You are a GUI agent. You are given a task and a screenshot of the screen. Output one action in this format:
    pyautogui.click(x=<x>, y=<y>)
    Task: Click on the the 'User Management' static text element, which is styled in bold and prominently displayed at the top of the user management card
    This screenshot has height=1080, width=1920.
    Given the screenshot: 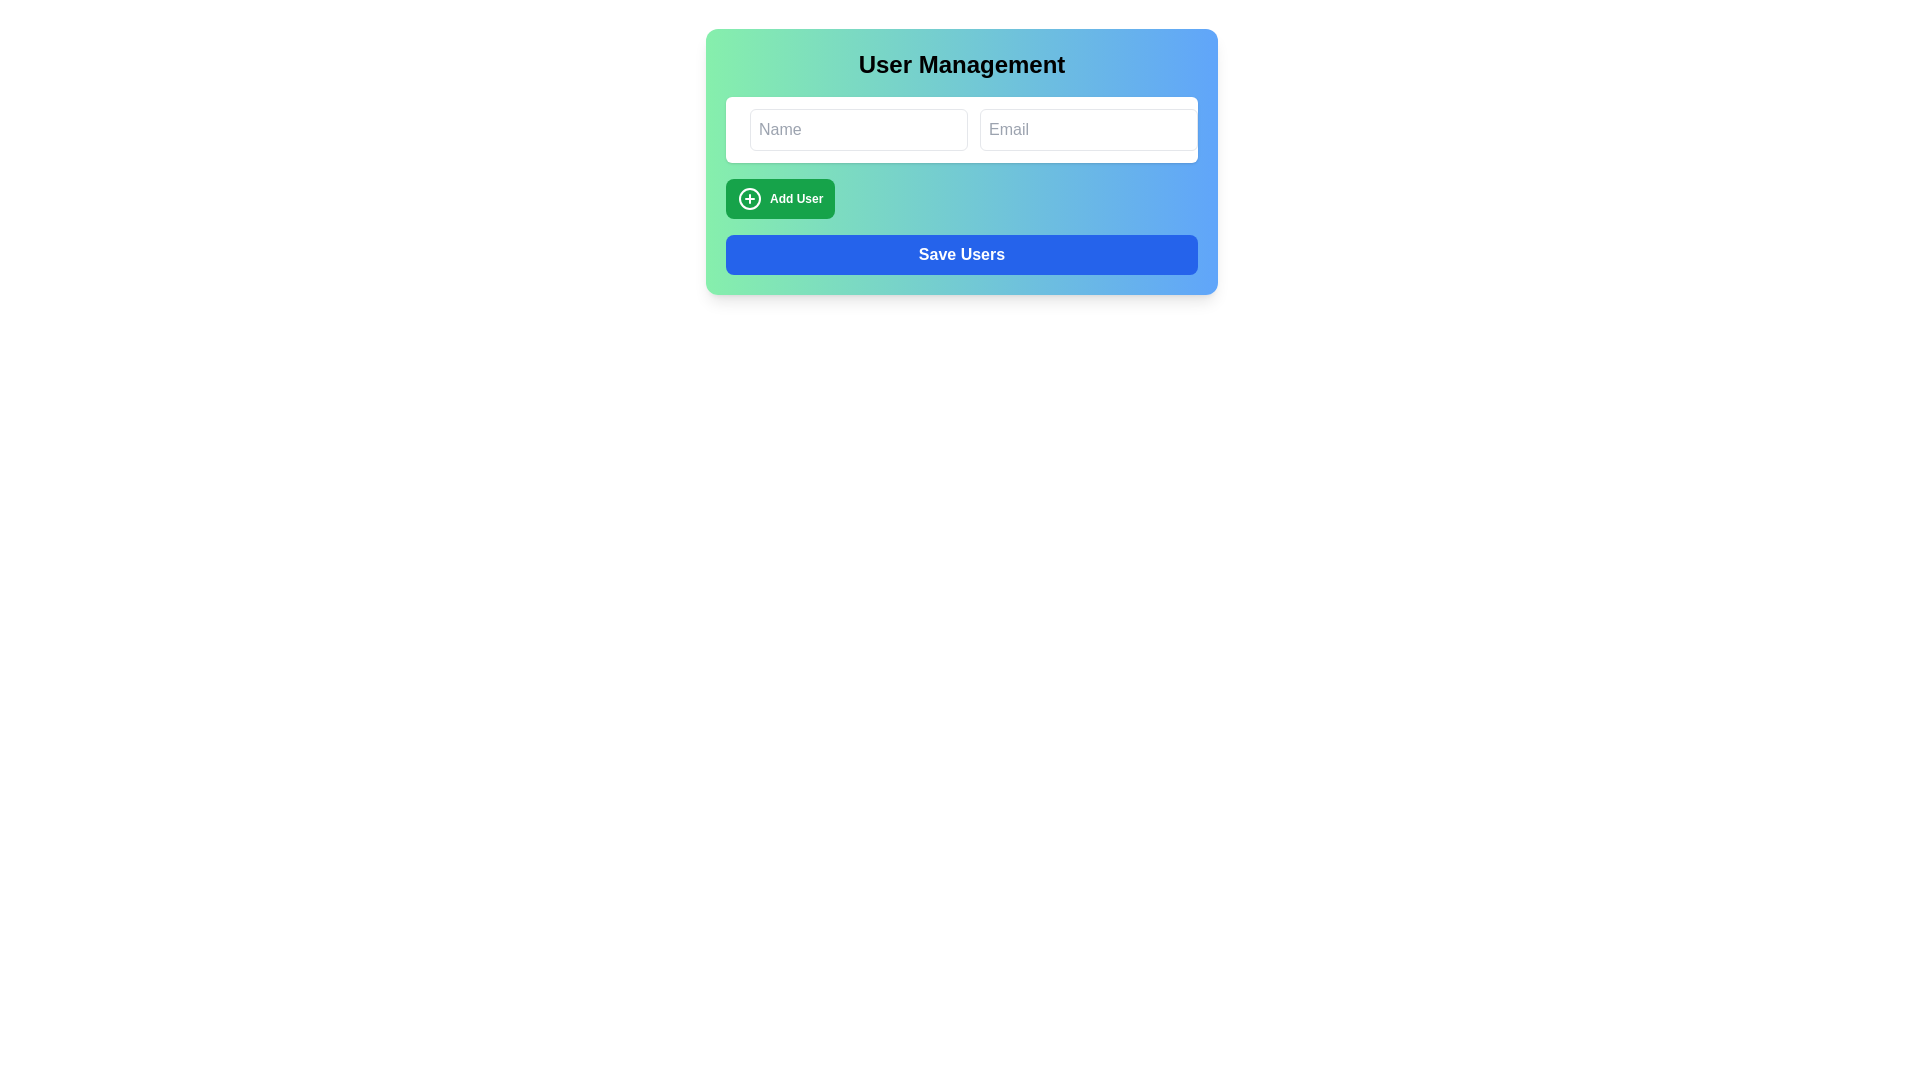 What is the action you would take?
    pyautogui.click(x=961, y=64)
    